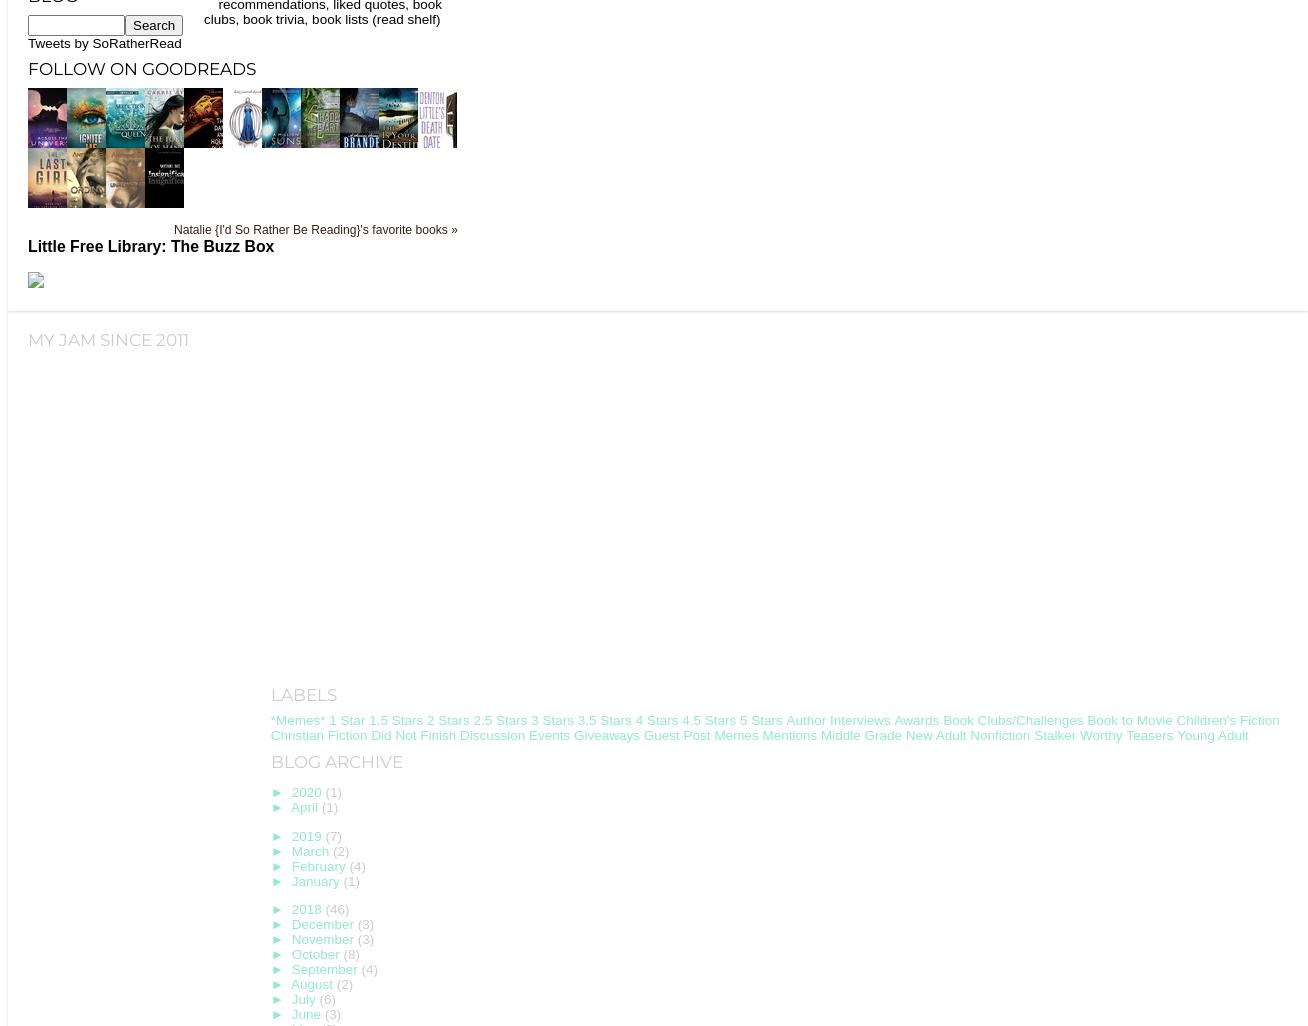  What do you see at coordinates (304, 998) in the screenshot?
I see `'July'` at bounding box center [304, 998].